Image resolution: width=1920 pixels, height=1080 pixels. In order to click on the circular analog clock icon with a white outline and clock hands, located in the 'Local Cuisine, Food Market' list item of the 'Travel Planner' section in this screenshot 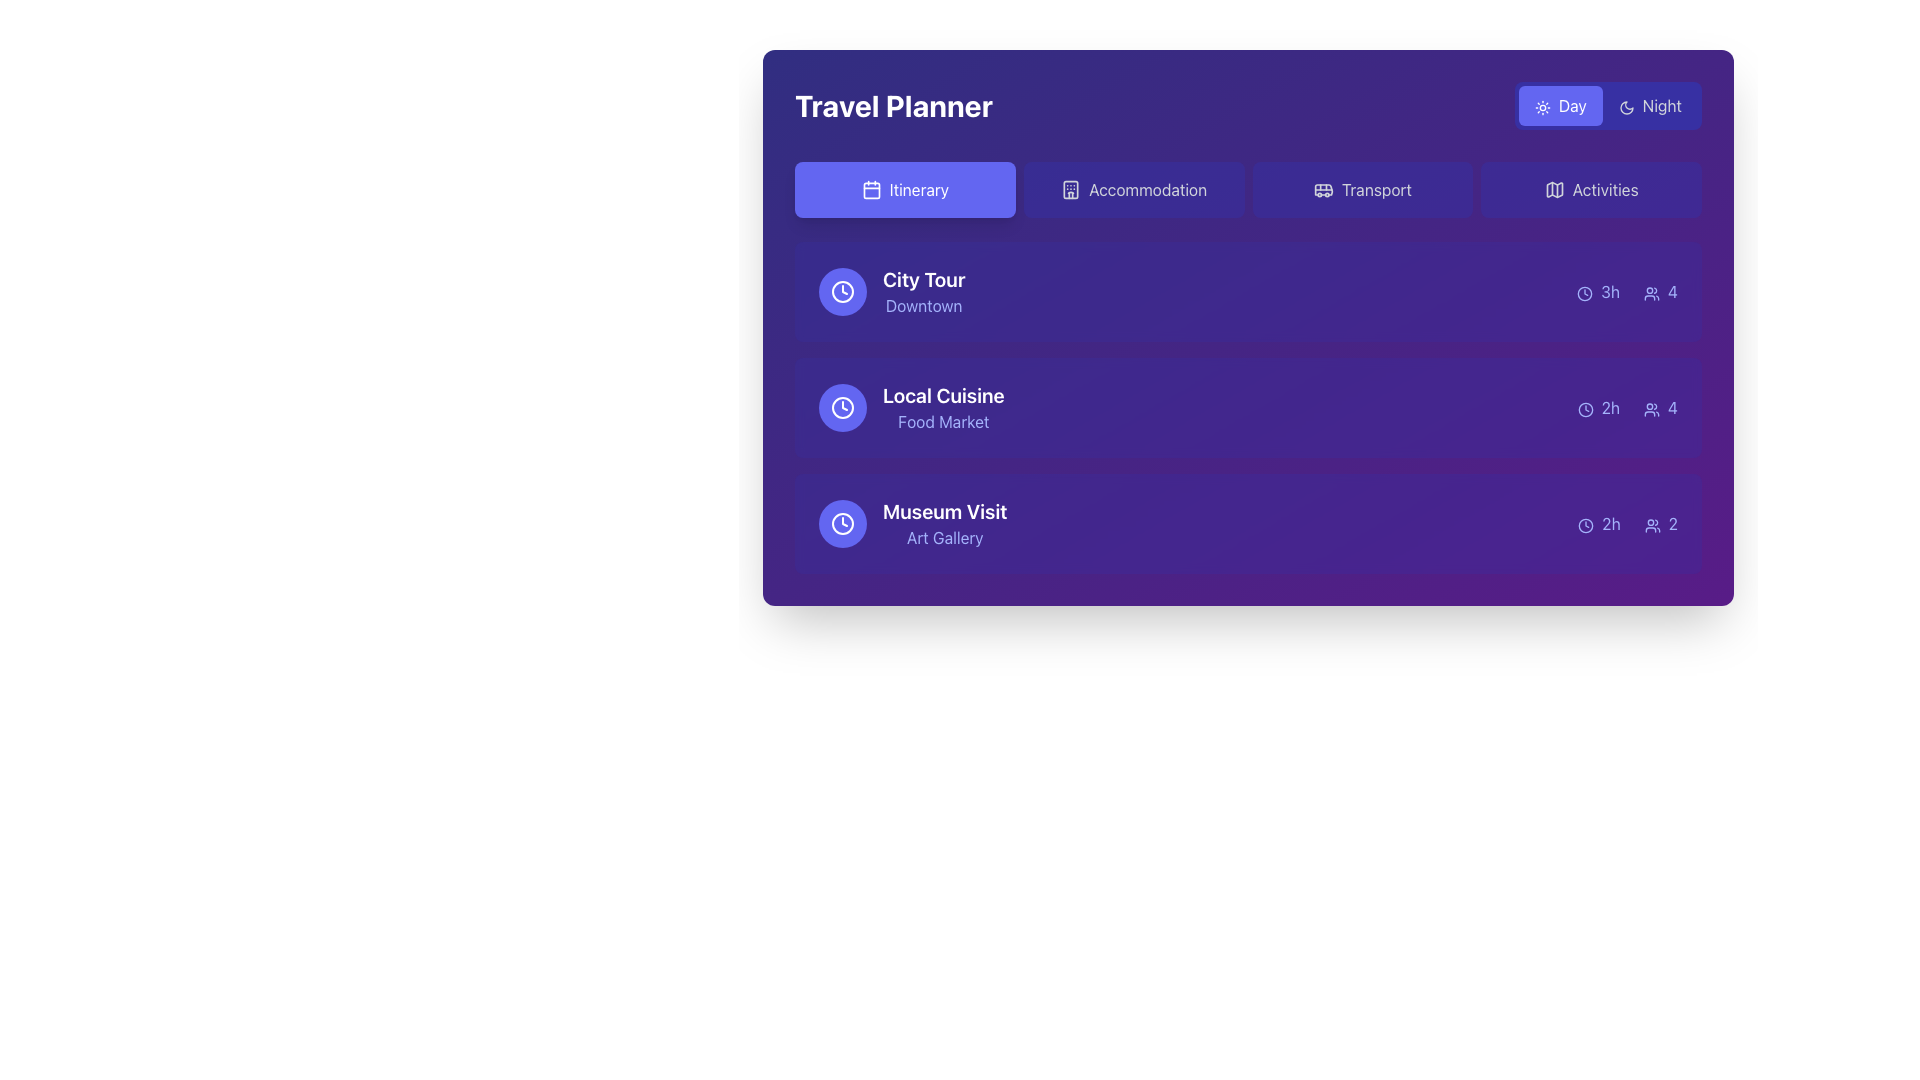, I will do `click(843, 407)`.